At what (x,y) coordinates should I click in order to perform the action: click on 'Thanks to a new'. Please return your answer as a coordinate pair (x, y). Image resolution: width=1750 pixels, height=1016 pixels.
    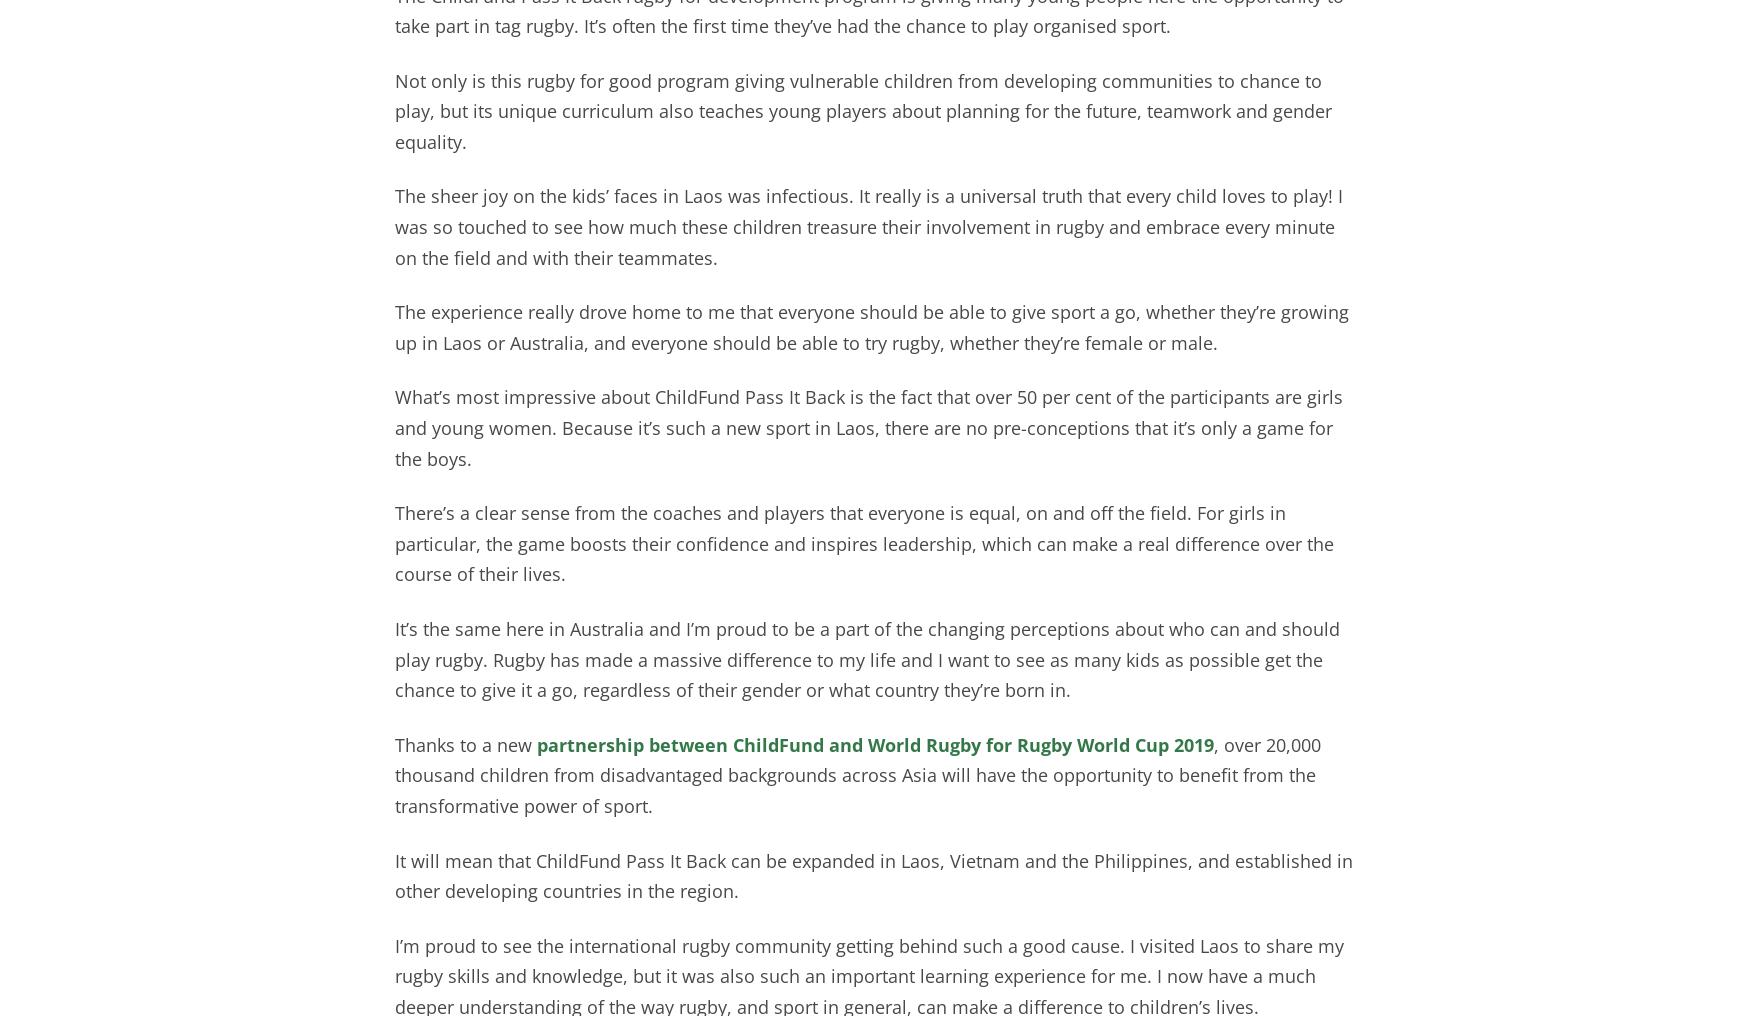
    Looking at the image, I should click on (466, 744).